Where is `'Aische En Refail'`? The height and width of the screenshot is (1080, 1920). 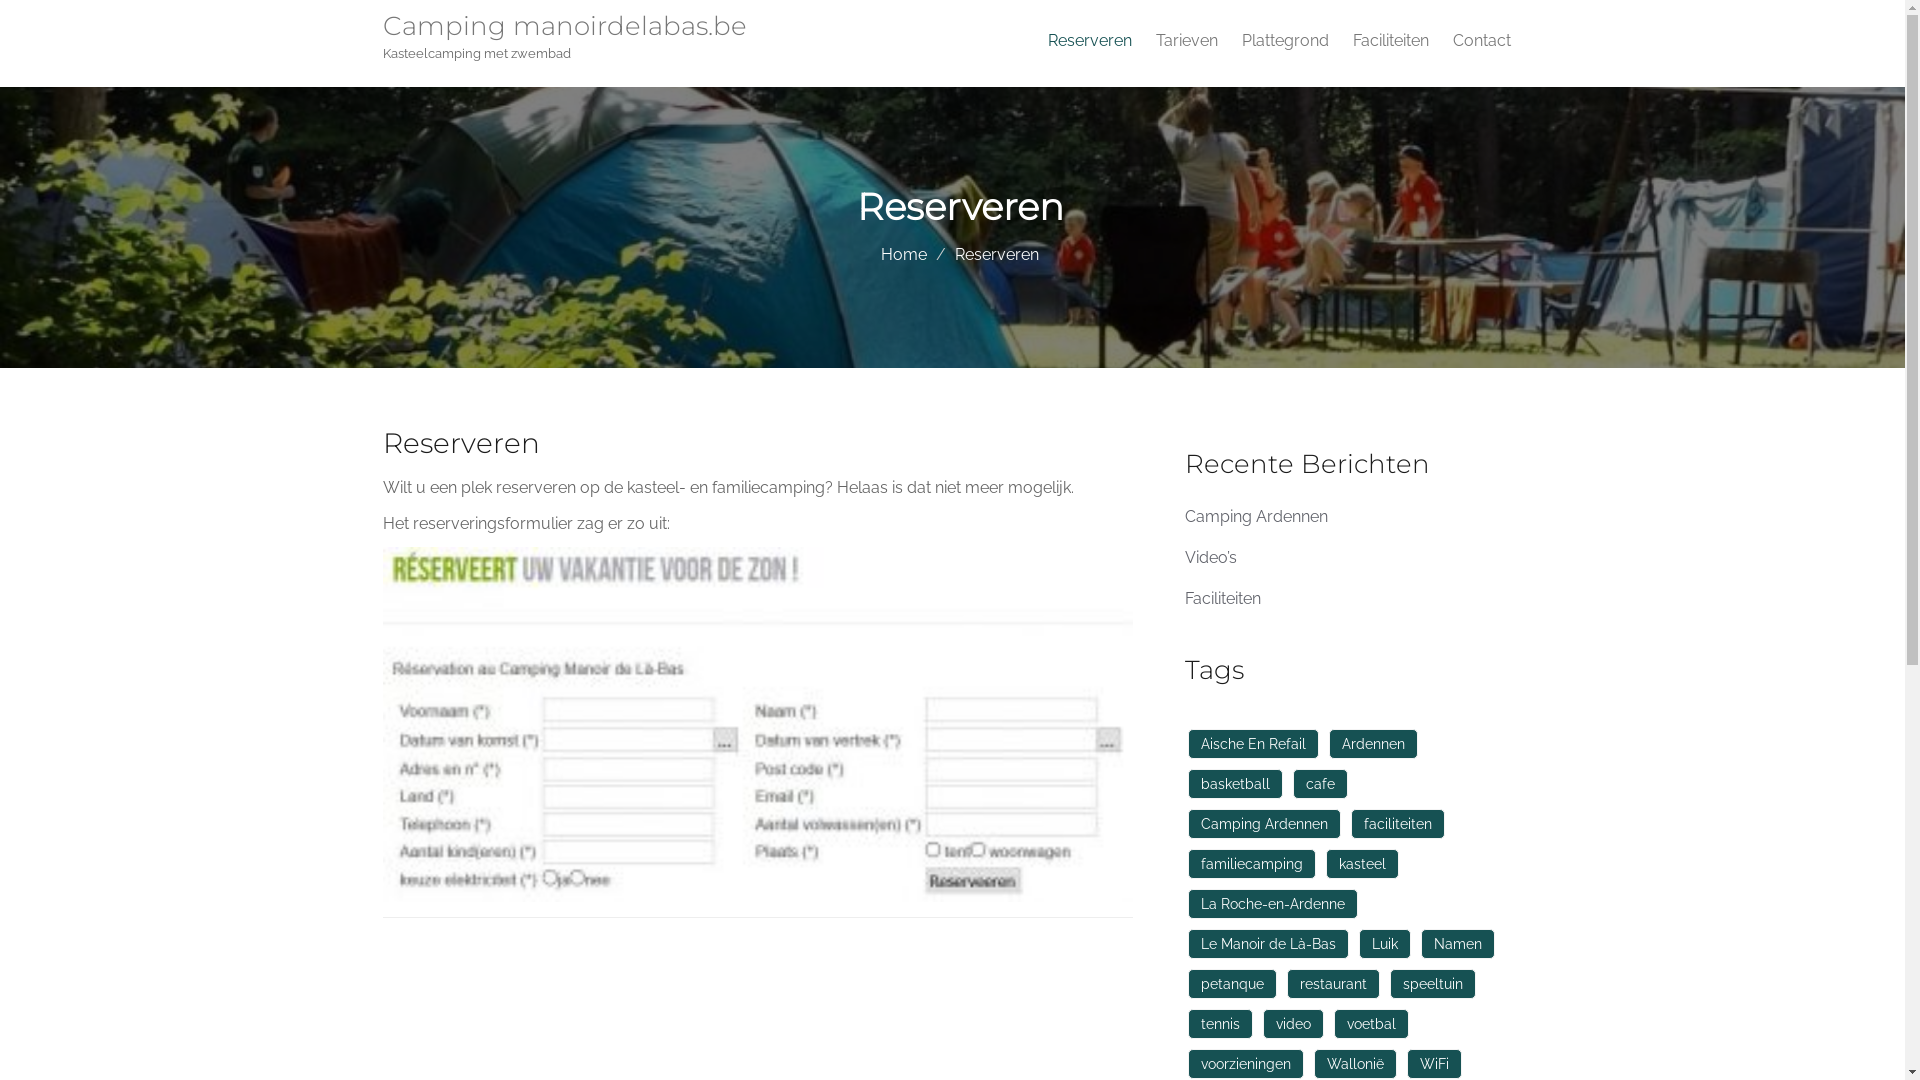 'Aische En Refail' is located at coordinates (1252, 744).